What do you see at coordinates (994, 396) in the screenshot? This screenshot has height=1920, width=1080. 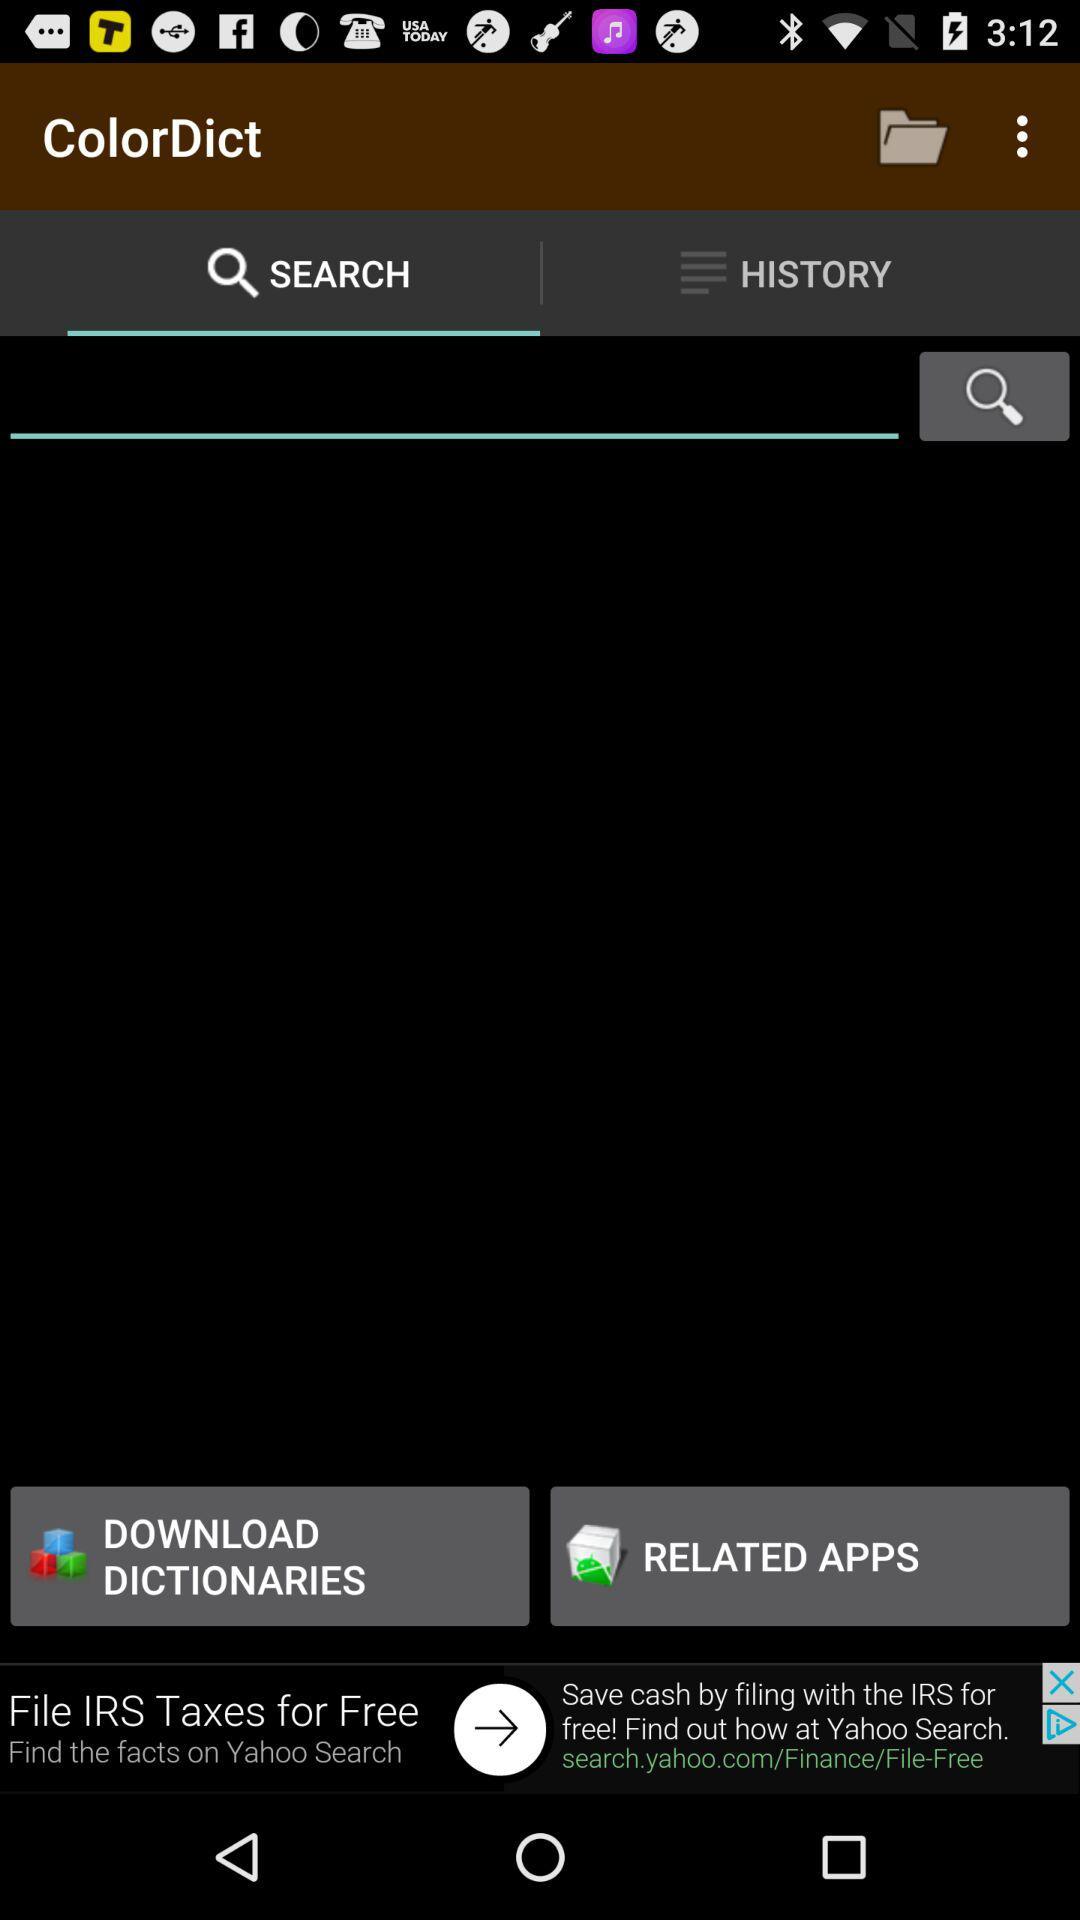 I see `search button` at bounding box center [994, 396].